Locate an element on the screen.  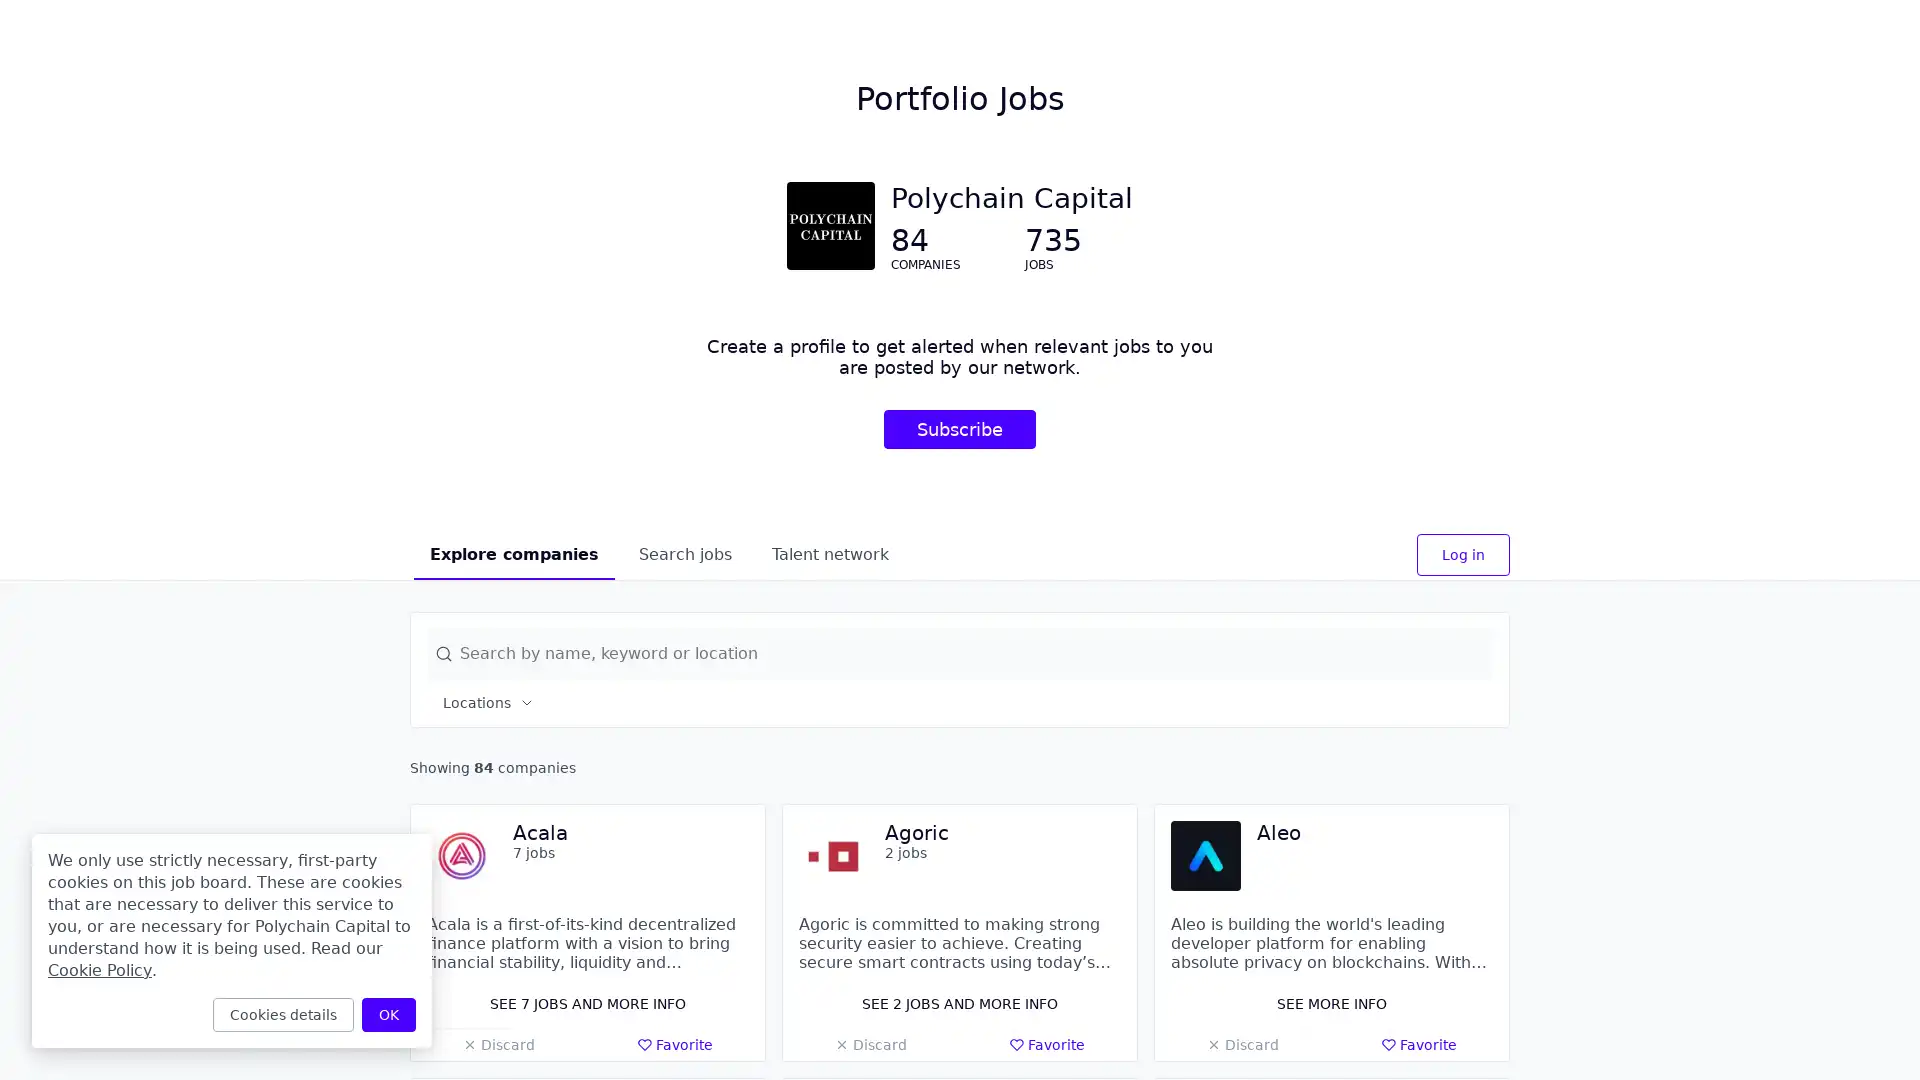
Cookies details is located at coordinates (282, 1014).